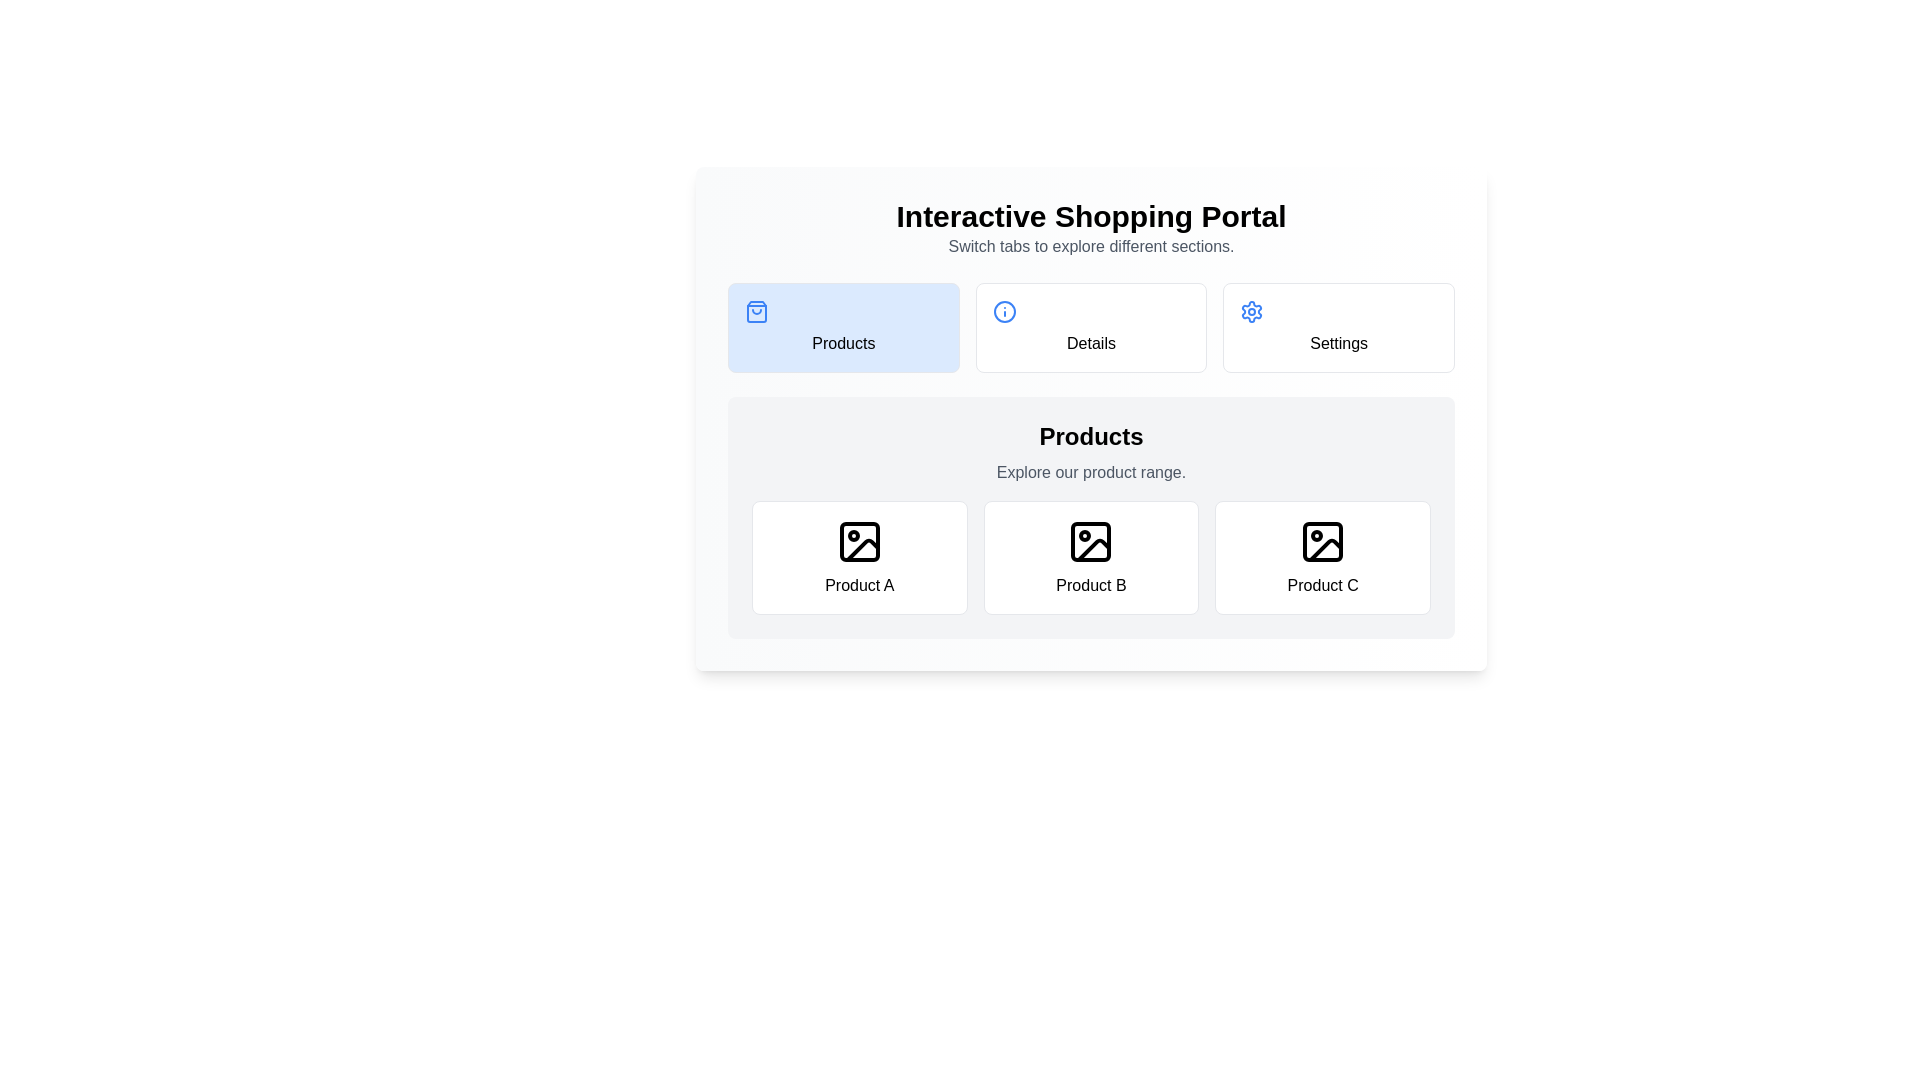 Image resolution: width=1920 pixels, height=1080 pixels. Describe the element at coordinates (1323, 558) in the screenshot. I see `the product card labeled Product C` at that location.